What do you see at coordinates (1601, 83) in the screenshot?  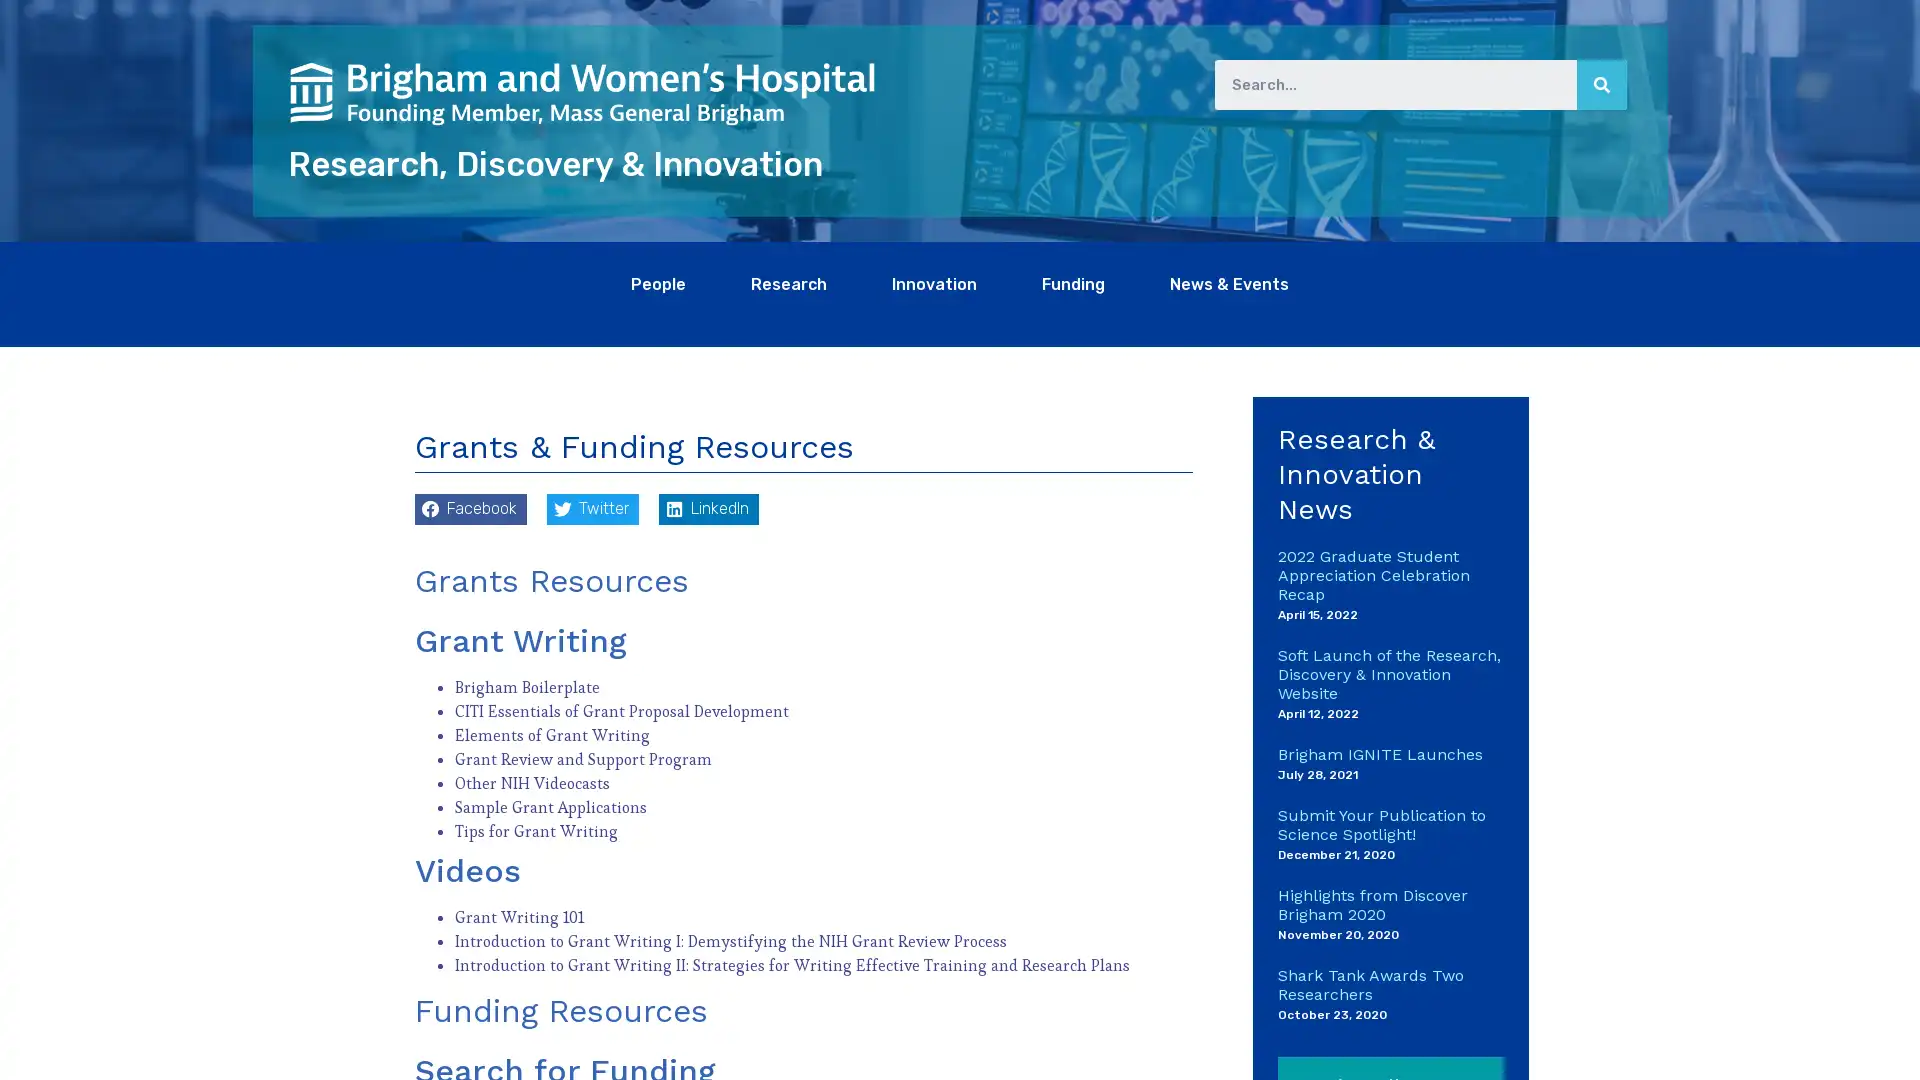 I see `Search` at bounding box center [1601, 83].